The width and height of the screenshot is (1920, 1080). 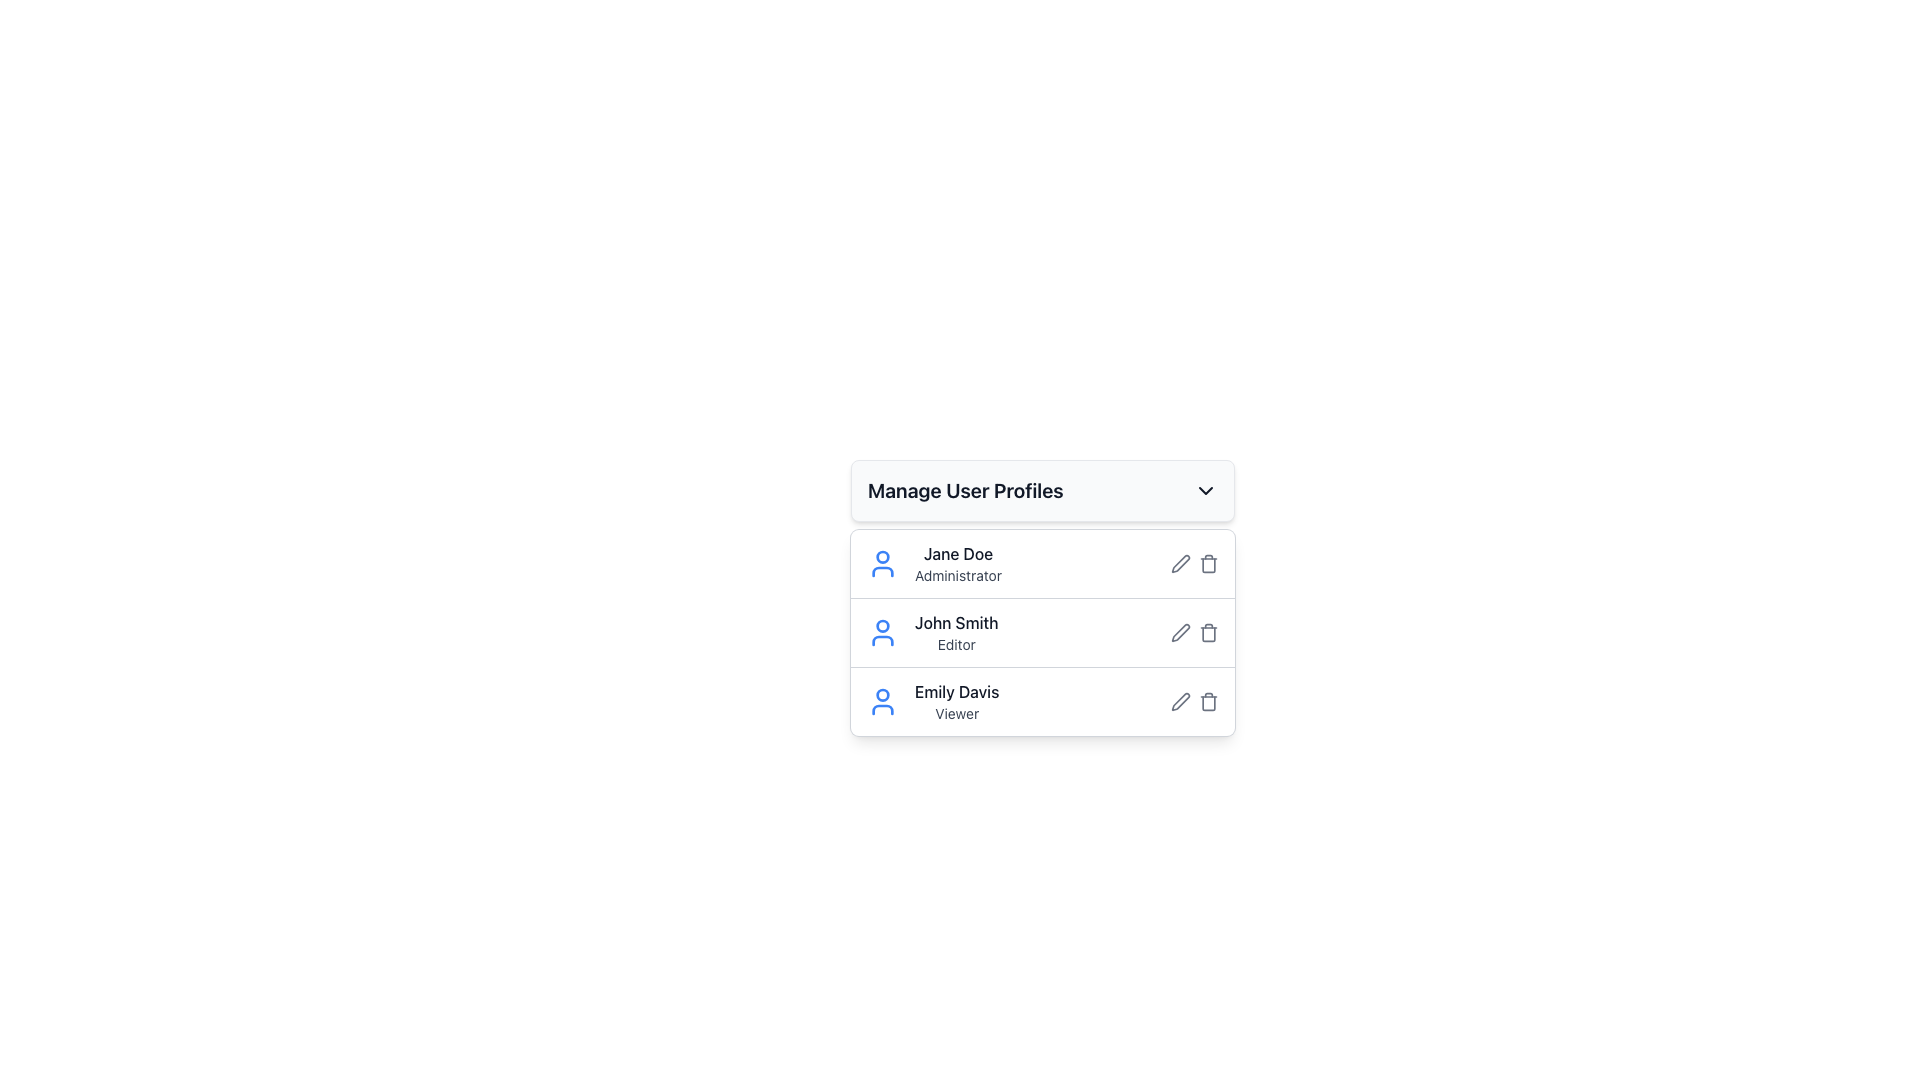 I want to click on the text label displaying 'Emily Davis' and 'Viewer', so click(x=955, y=701).